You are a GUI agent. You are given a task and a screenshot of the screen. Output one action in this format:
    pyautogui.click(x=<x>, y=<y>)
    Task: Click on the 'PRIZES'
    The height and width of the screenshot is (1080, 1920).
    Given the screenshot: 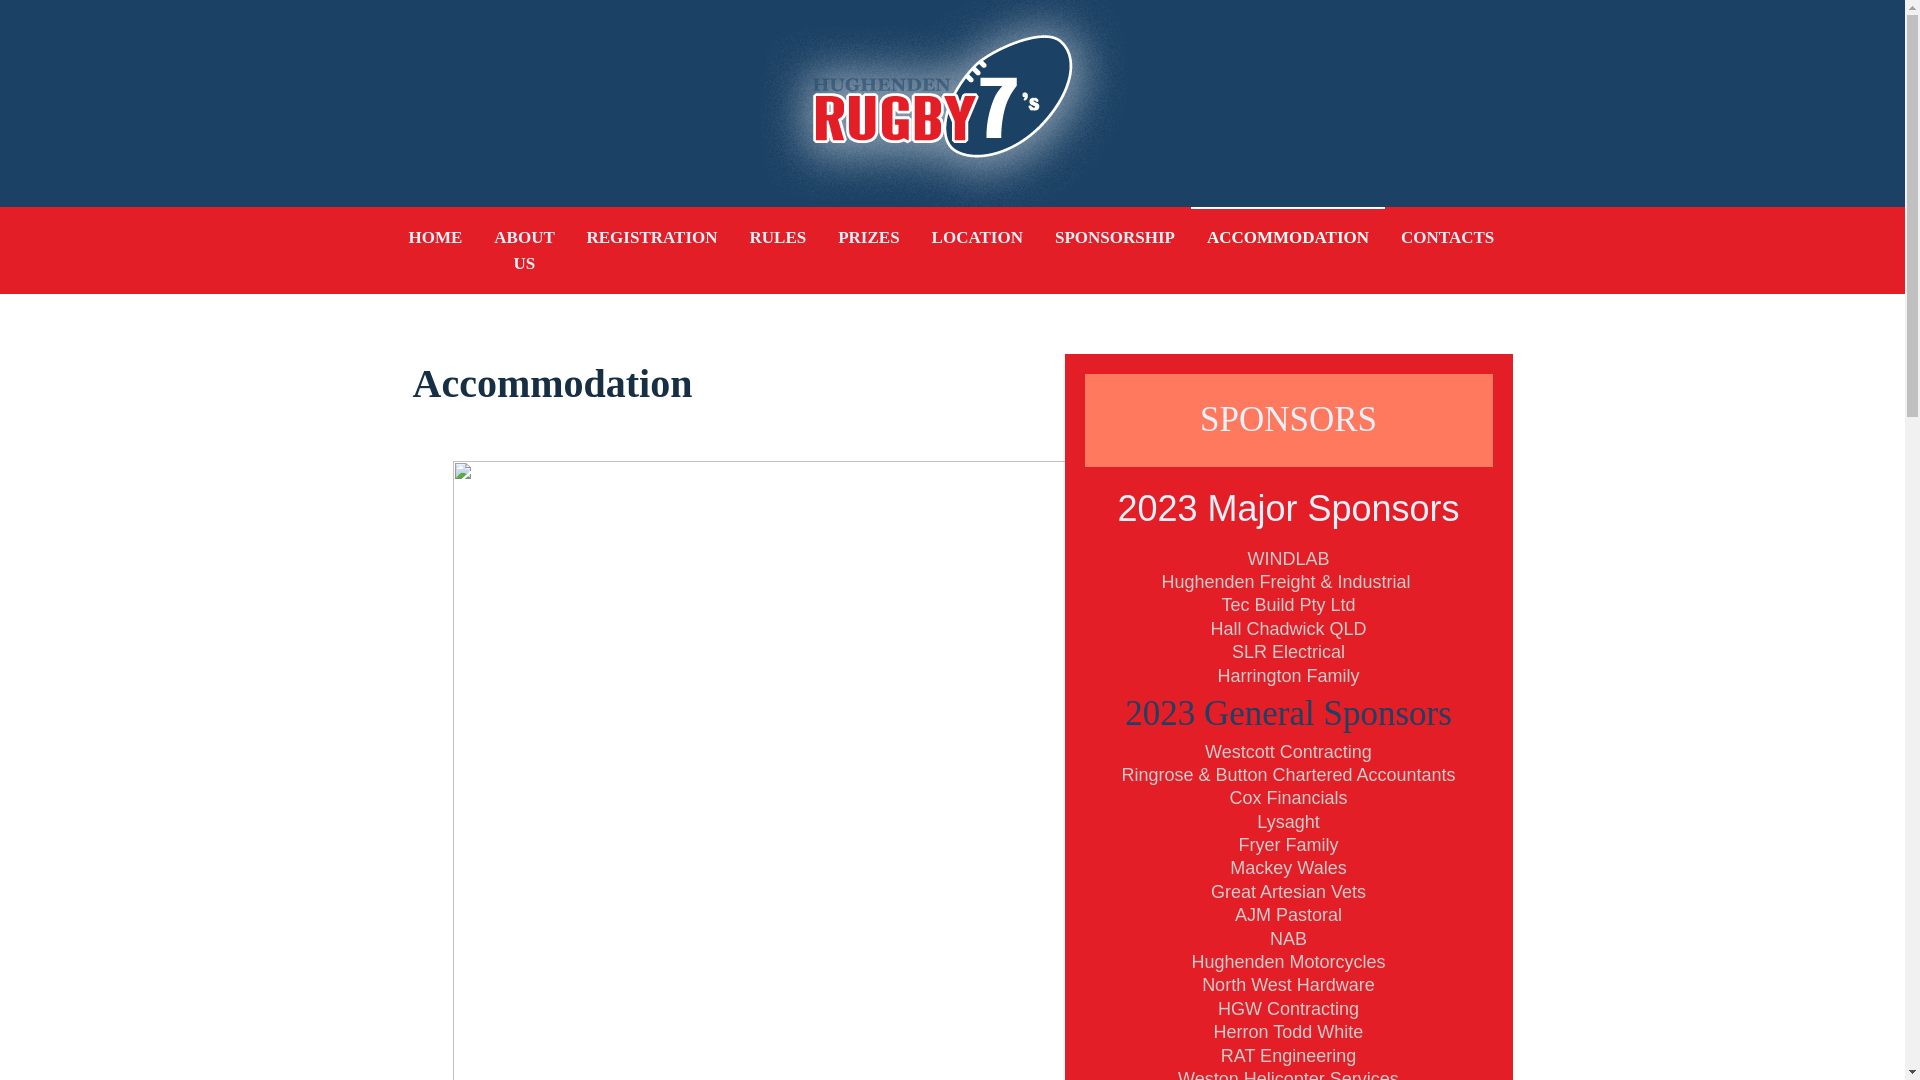 What is the action you would take?
    pyautogui.click(x=868, y=237)
    